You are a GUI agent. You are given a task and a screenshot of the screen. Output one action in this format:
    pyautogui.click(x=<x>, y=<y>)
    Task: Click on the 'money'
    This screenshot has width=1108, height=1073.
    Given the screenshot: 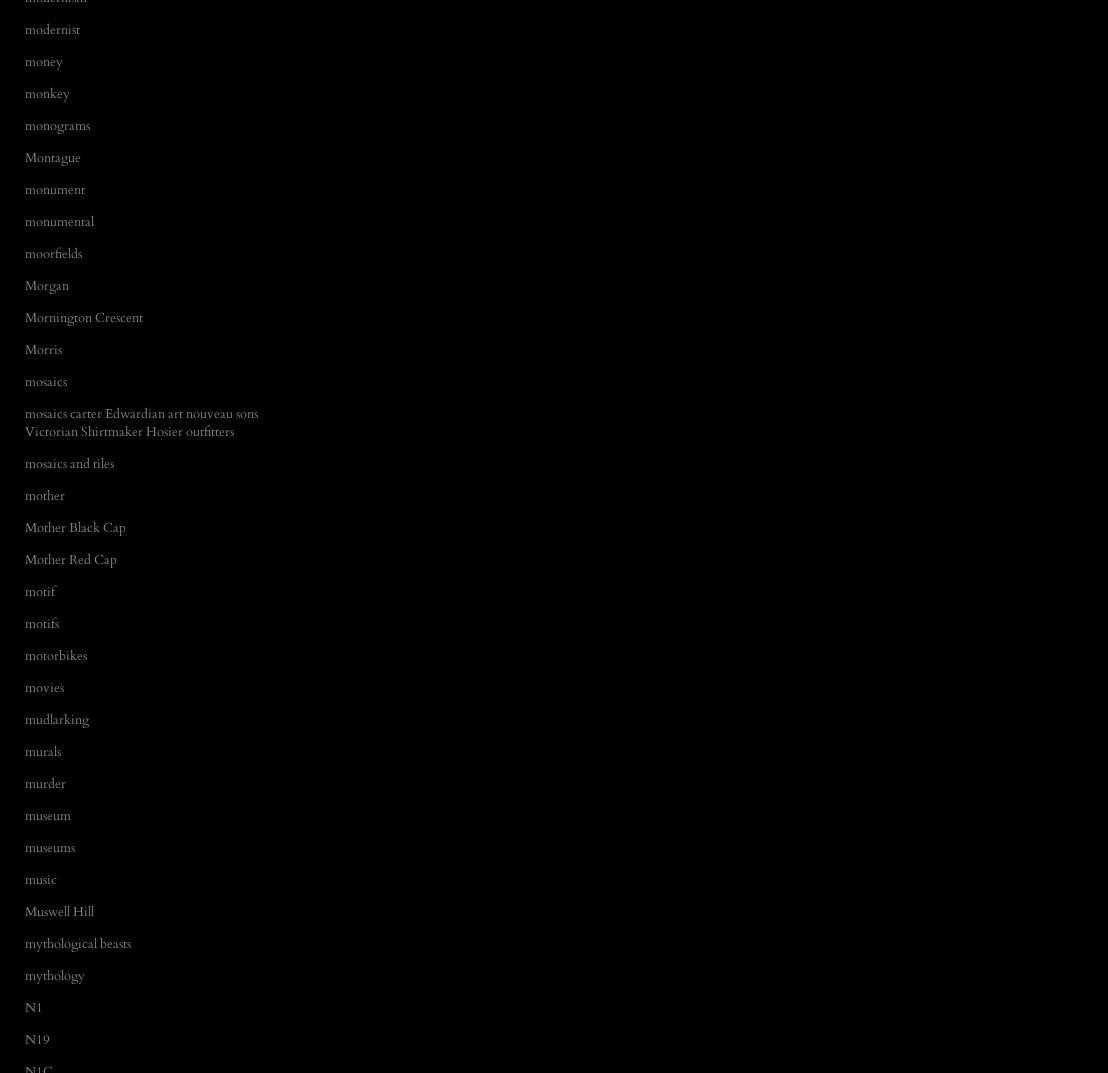 What is the action you would take?
    pyautogui.click(x=43, y=59)
    